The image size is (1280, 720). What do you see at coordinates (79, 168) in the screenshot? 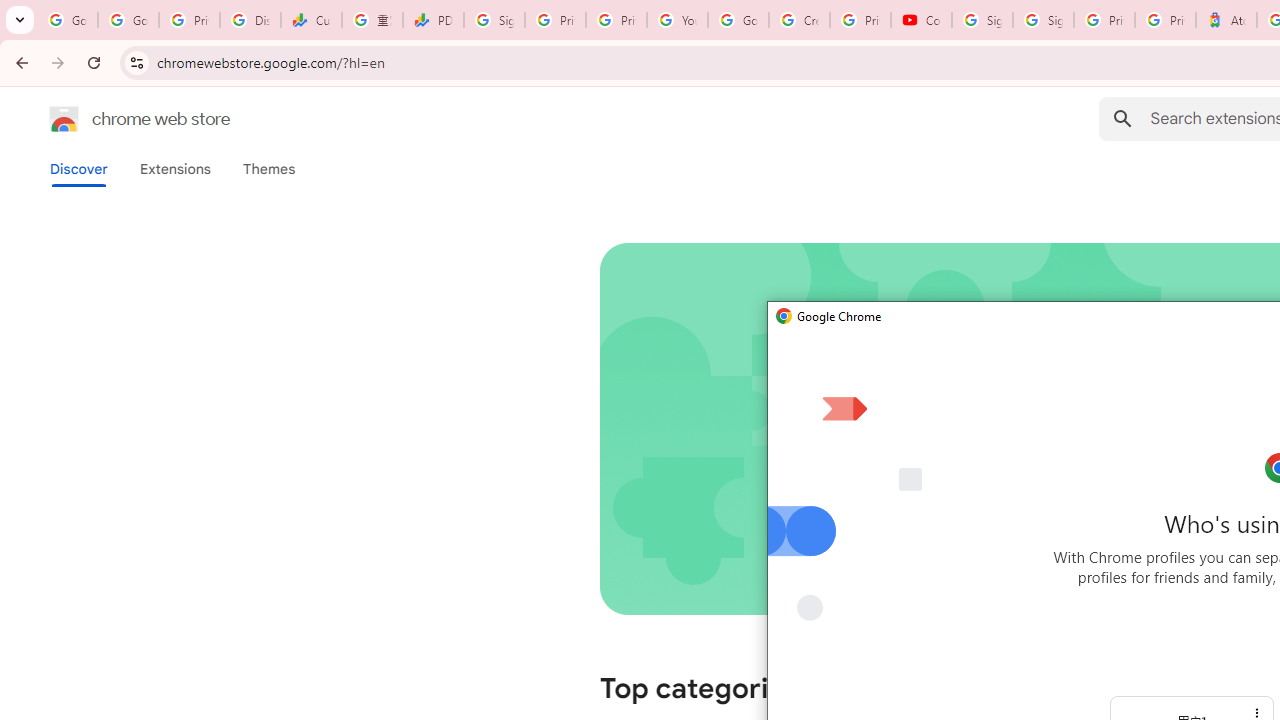
I see `'Discover'` at bounding box center [79, 168].